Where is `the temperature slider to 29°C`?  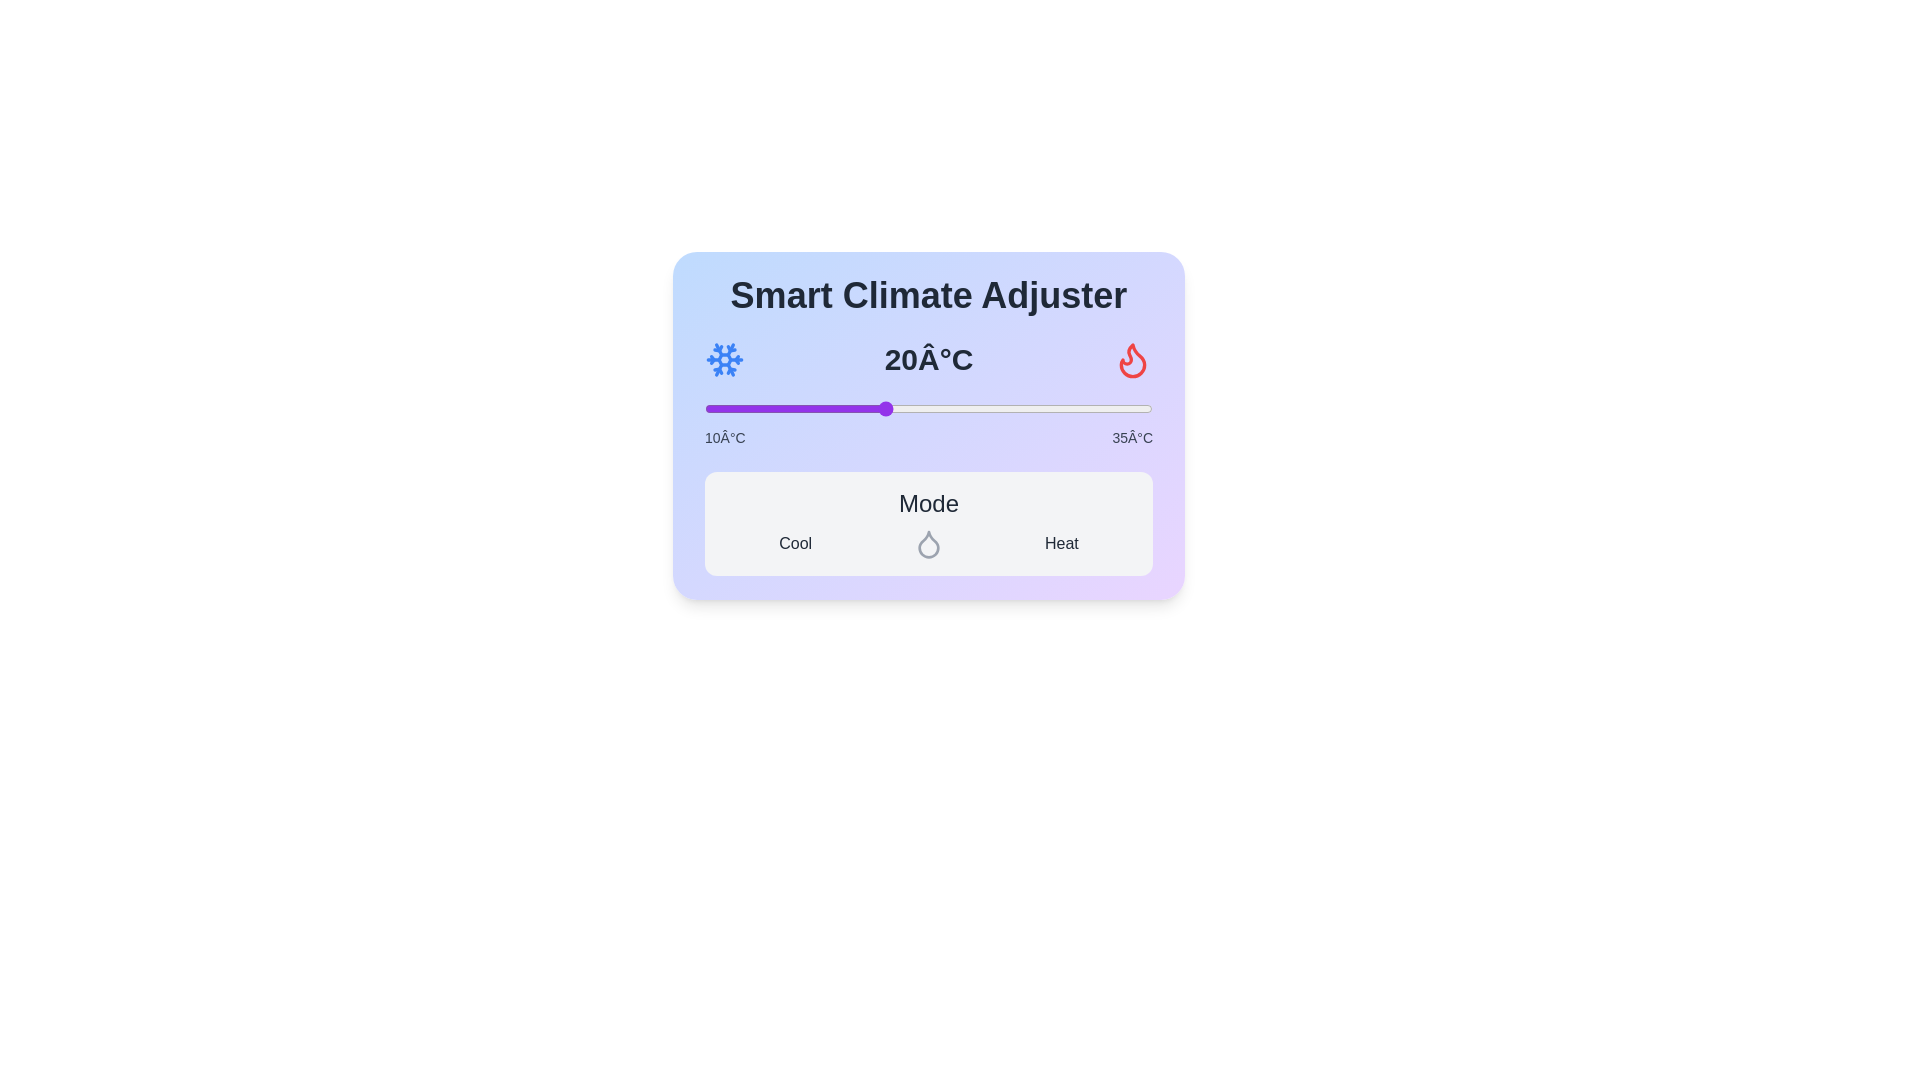 the temperature slider to 29°C is located at coordinates (1044, 407).